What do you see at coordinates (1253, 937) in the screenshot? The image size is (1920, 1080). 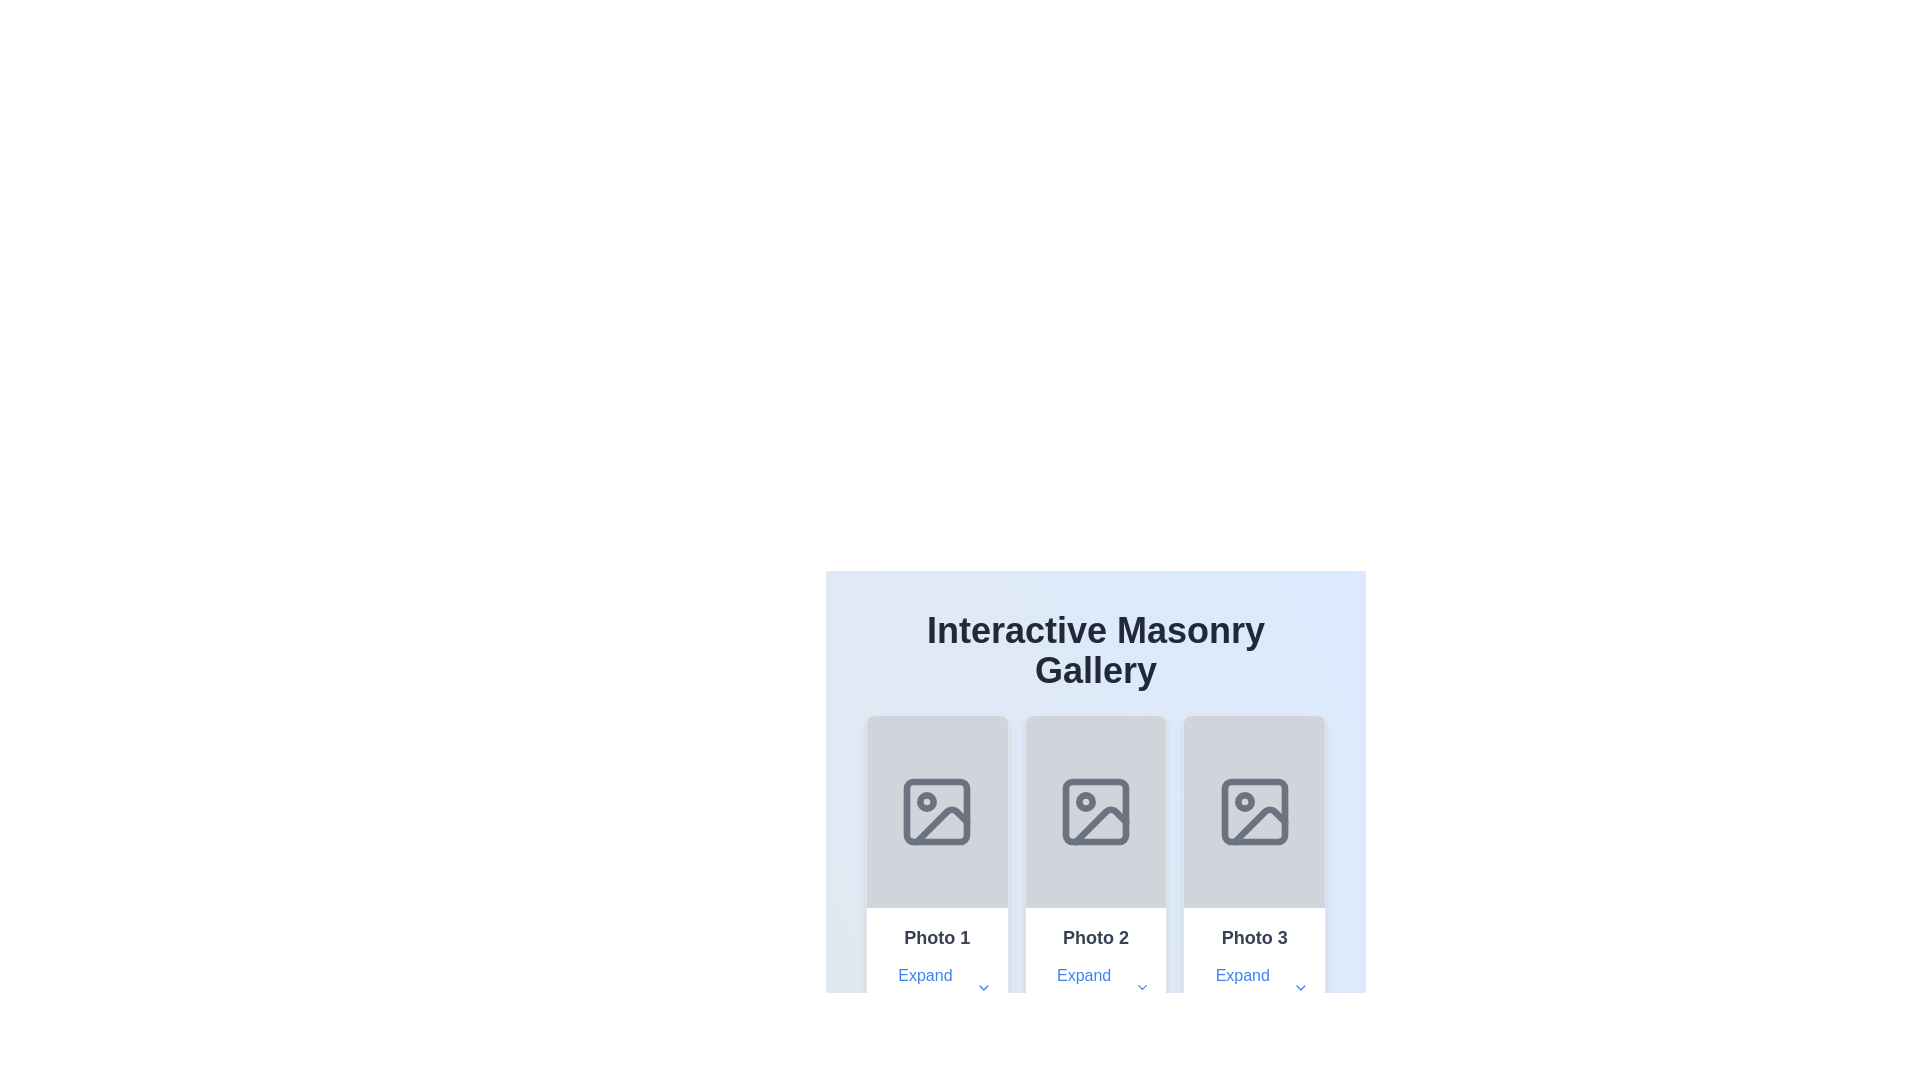 I see `text label indicating 'Photo 3', which serves as the title for the third panel and is positioned above the 'Expand' link` at bounding box center [1253, 937].